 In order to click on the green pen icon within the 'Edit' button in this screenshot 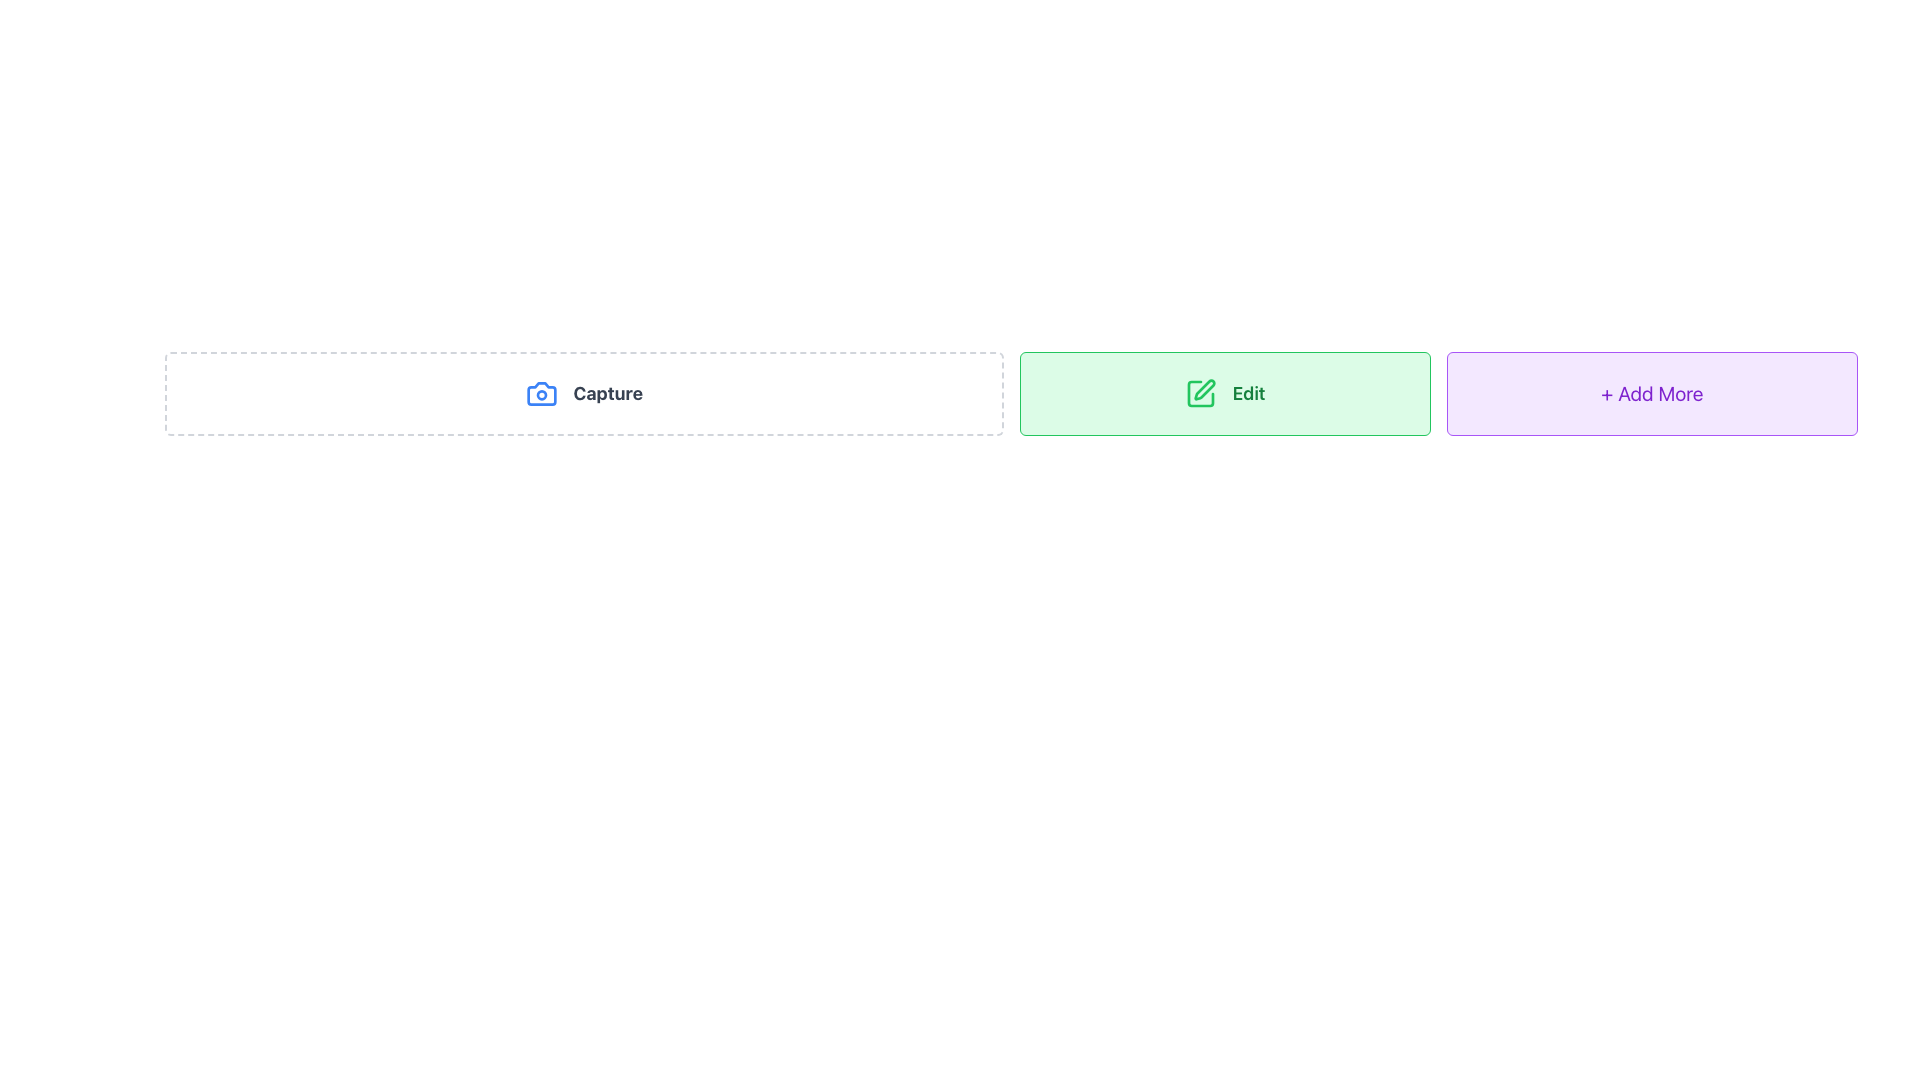, I will do `click(1203, 389)`.